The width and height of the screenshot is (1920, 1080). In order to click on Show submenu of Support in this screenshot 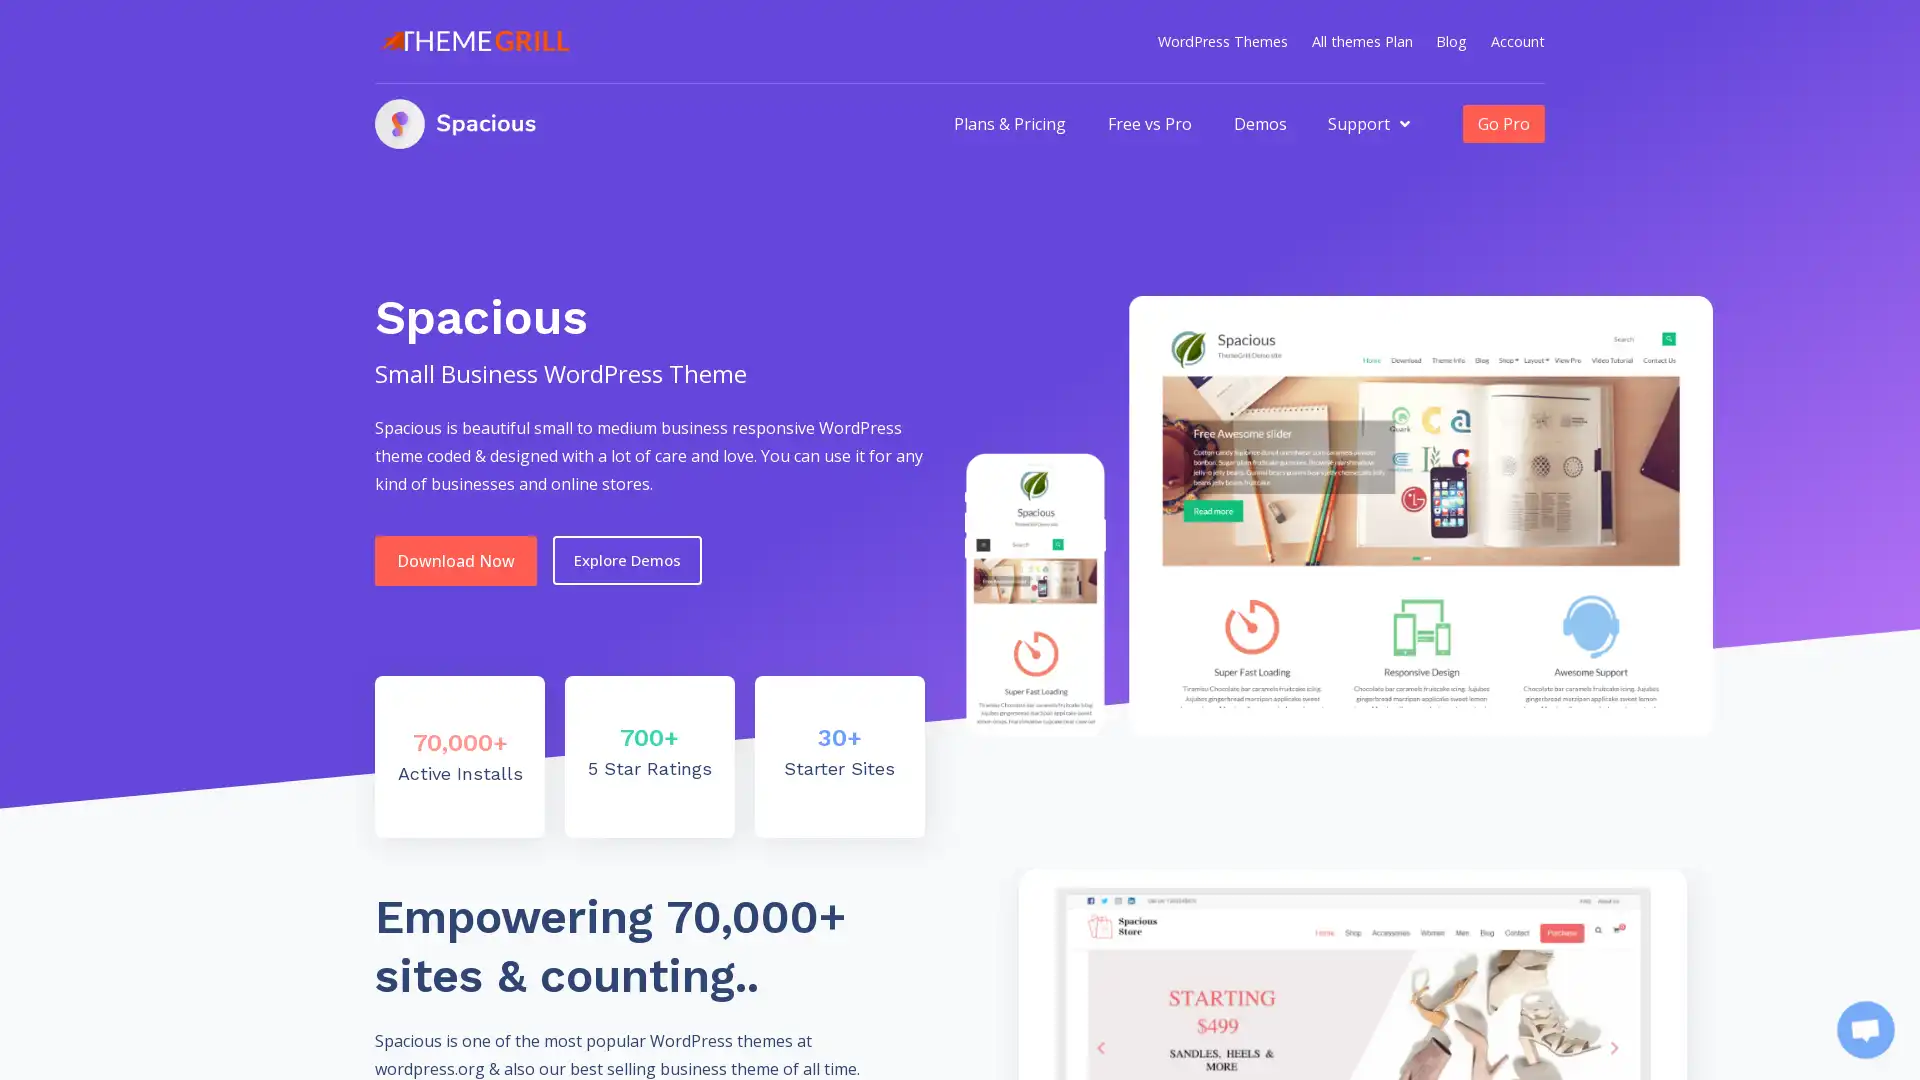, I will do `click(1404, 123)`.